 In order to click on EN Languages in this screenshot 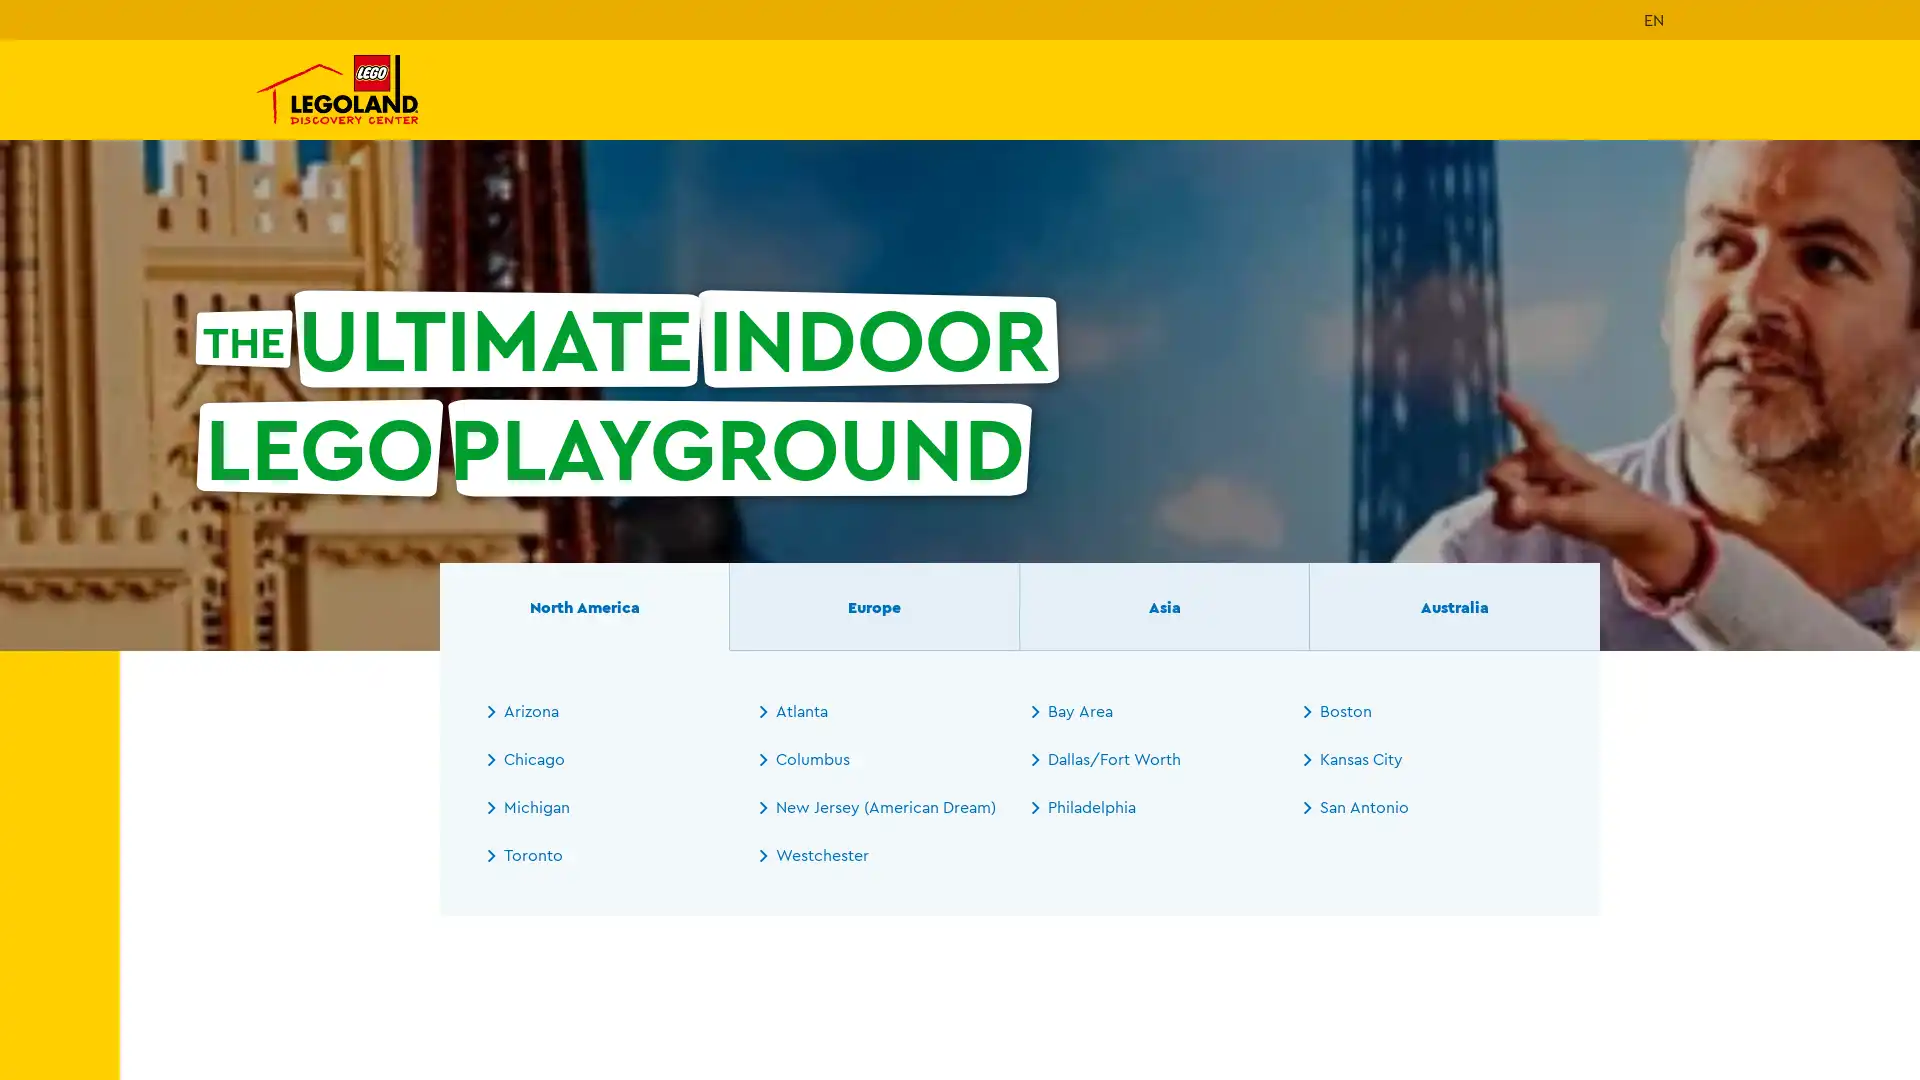, I will do `click(1654, 19)`.